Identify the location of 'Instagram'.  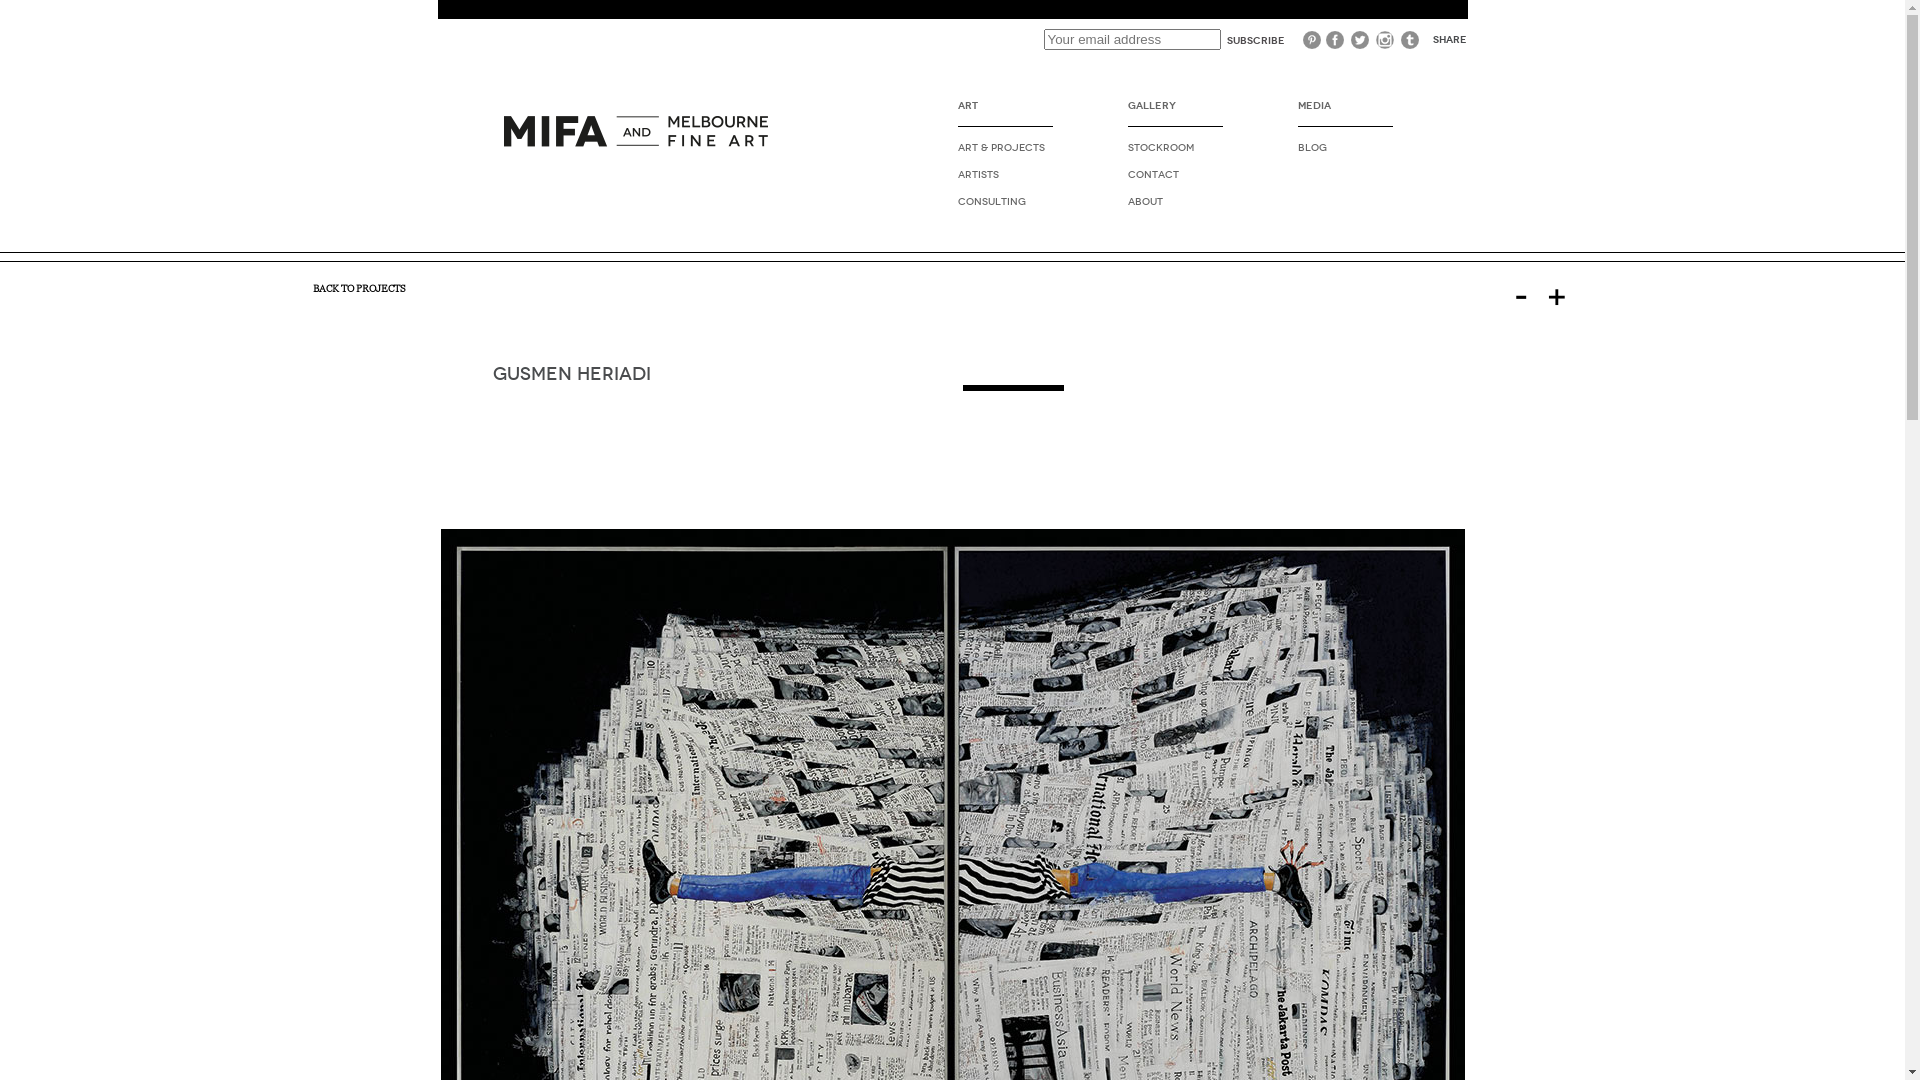
(1375, 39).